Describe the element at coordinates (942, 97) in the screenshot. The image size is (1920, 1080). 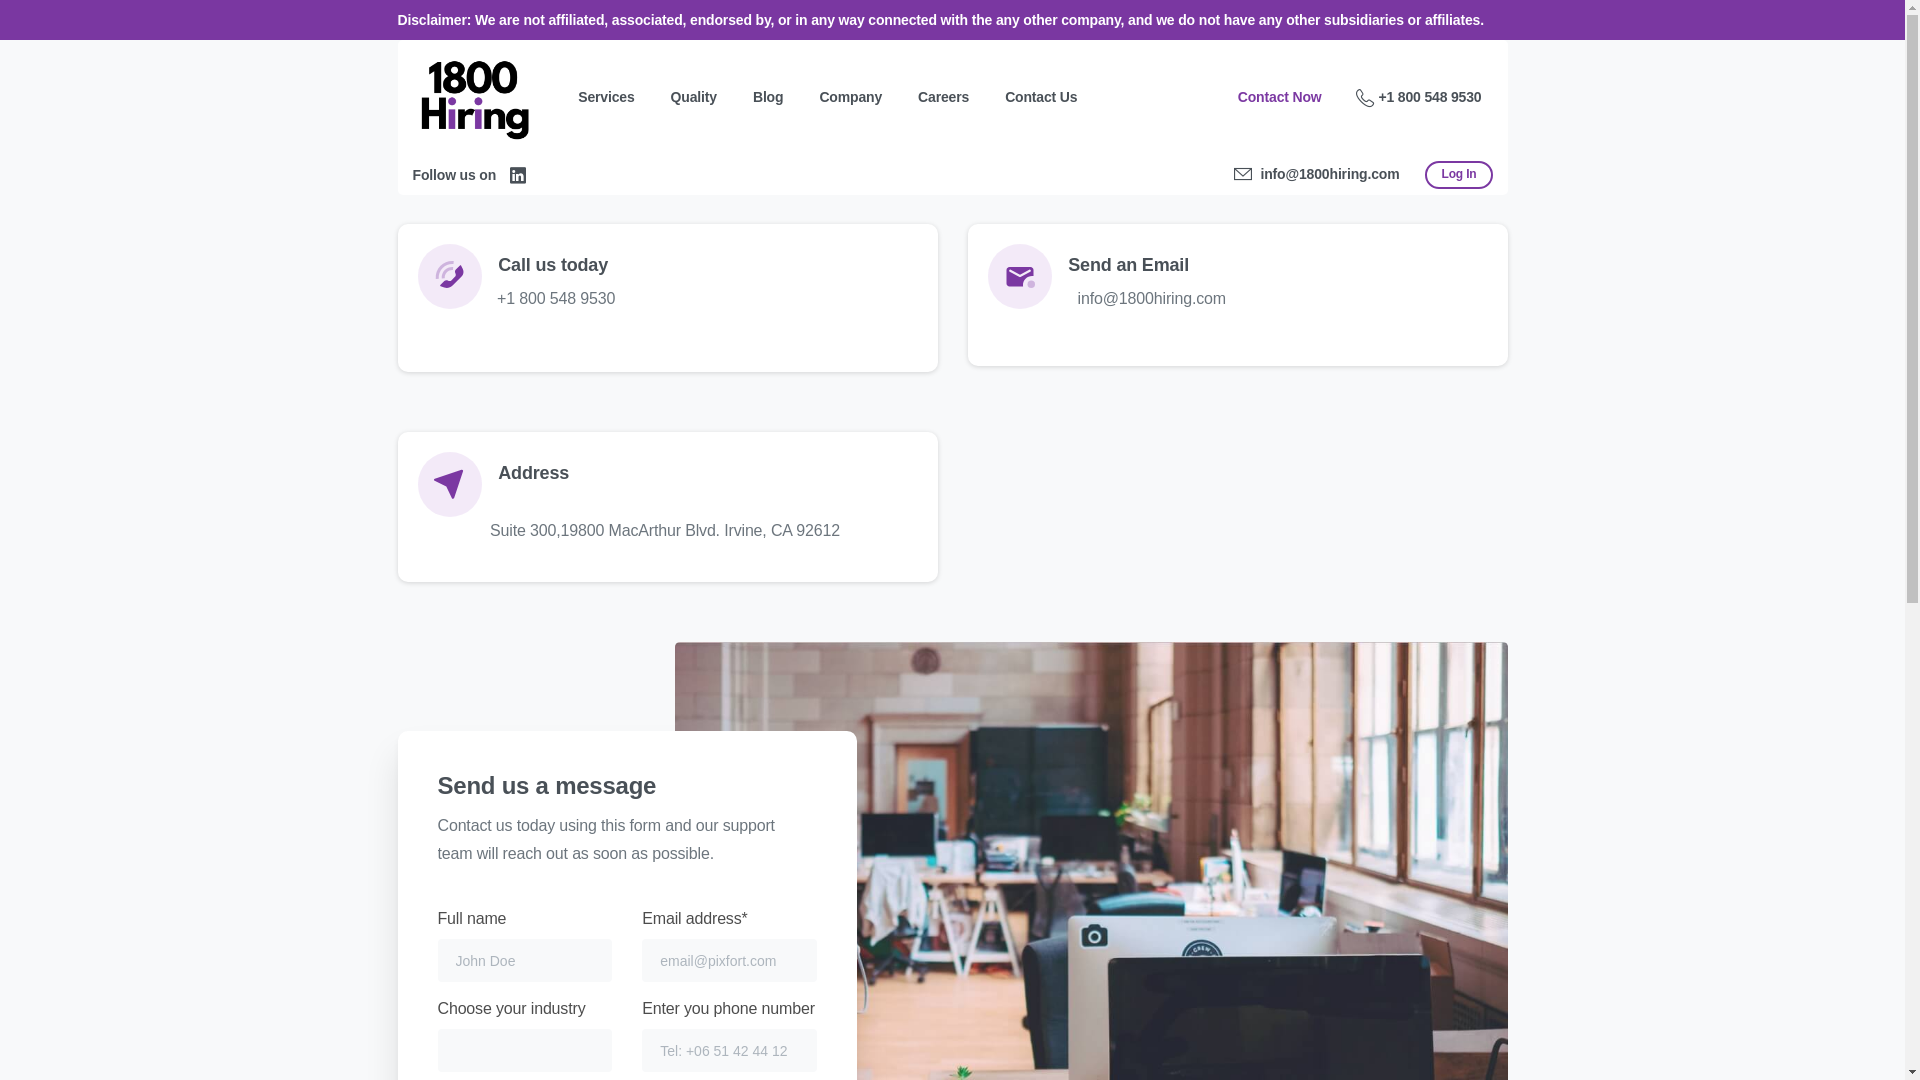
I see `'Careers'` at that location.